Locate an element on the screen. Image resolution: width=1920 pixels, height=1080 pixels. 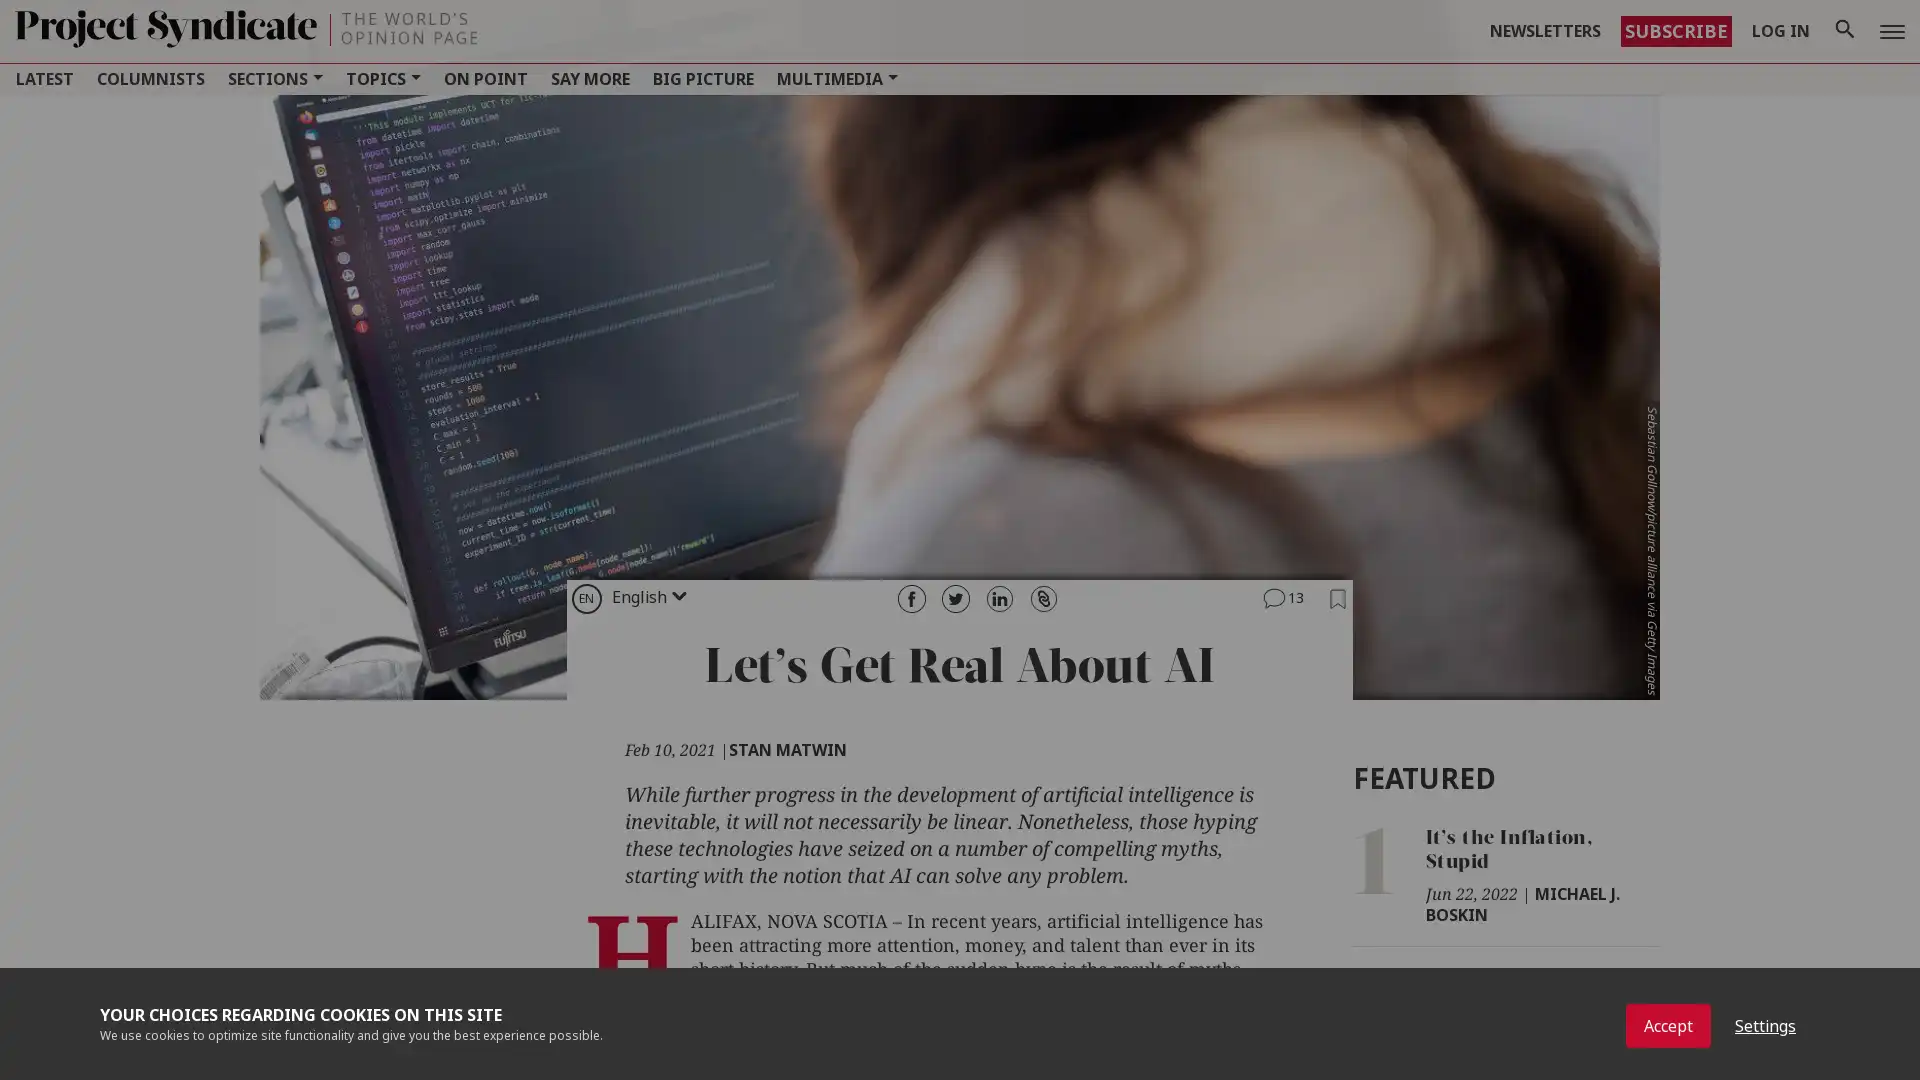
Accept is located at coordinates (1668, 1026).